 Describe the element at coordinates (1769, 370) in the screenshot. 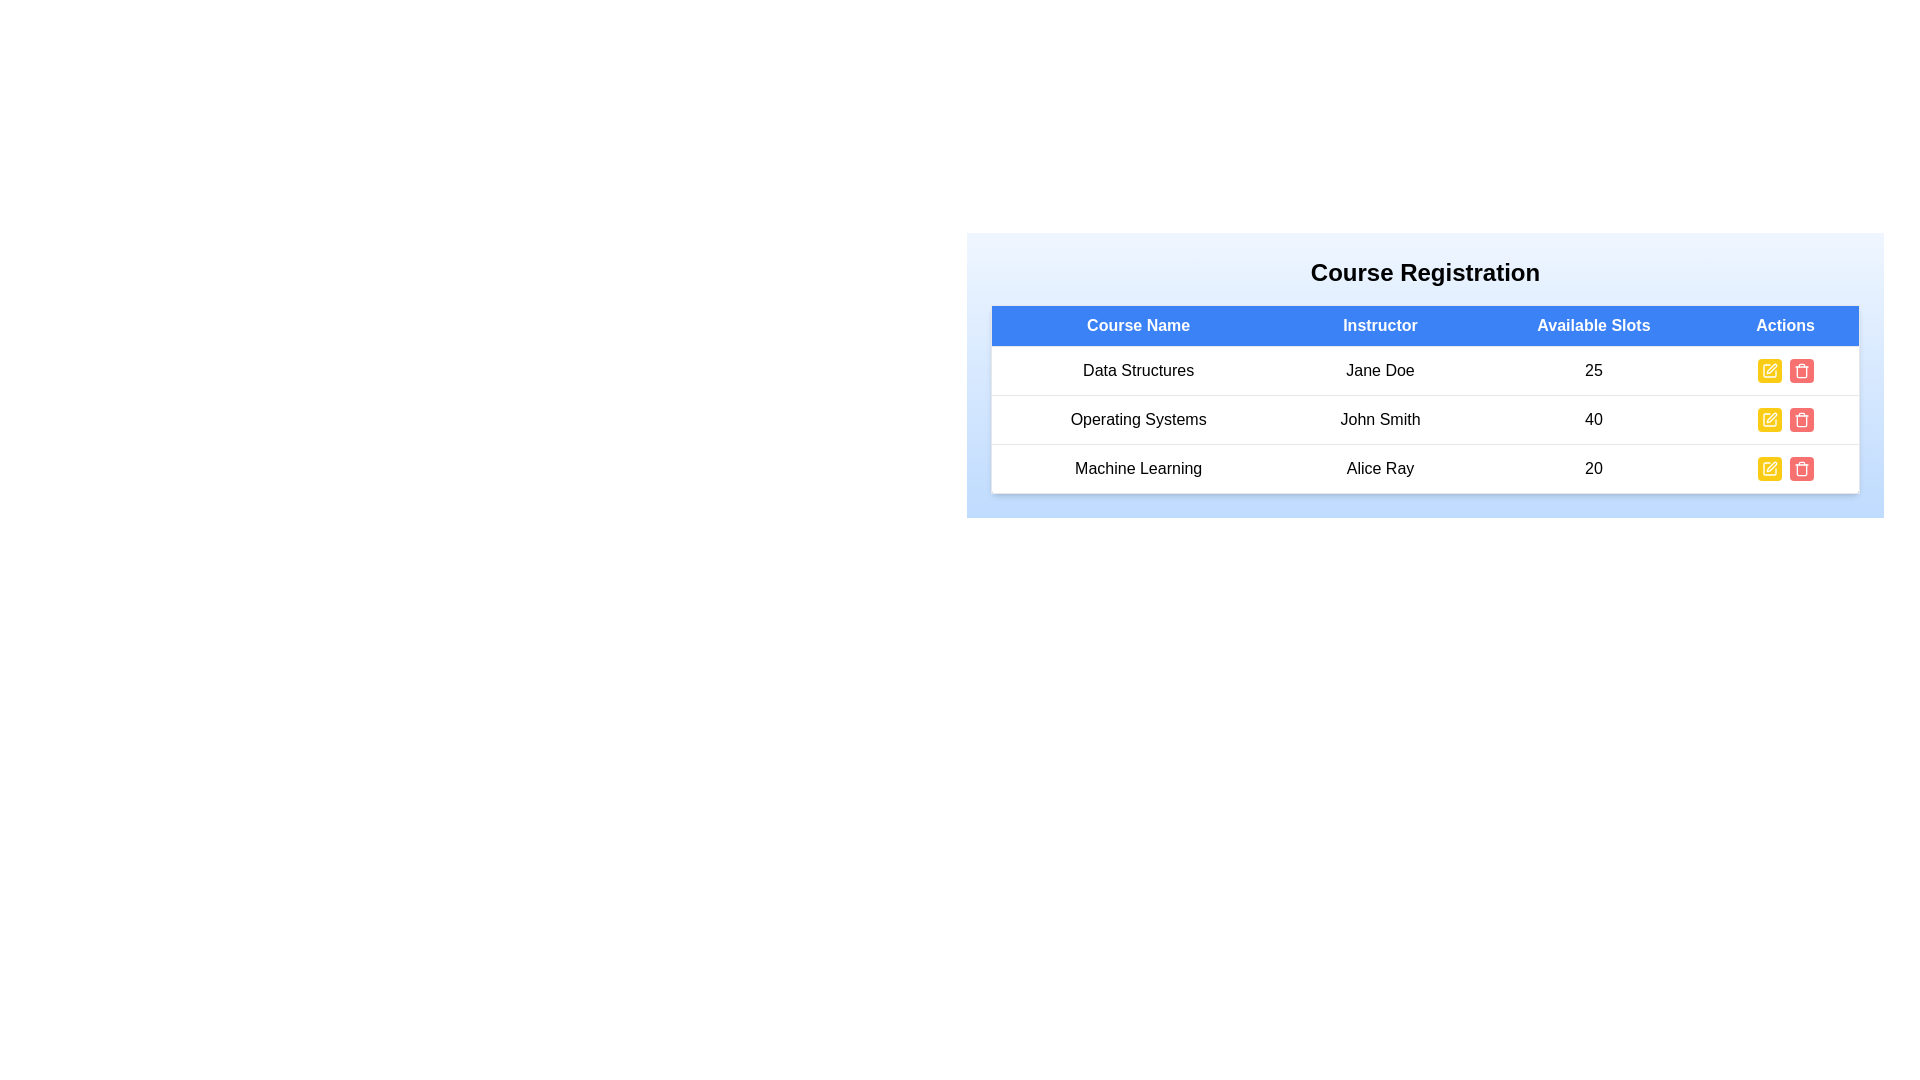

I see `edit button for the course Data Structures` at that location.